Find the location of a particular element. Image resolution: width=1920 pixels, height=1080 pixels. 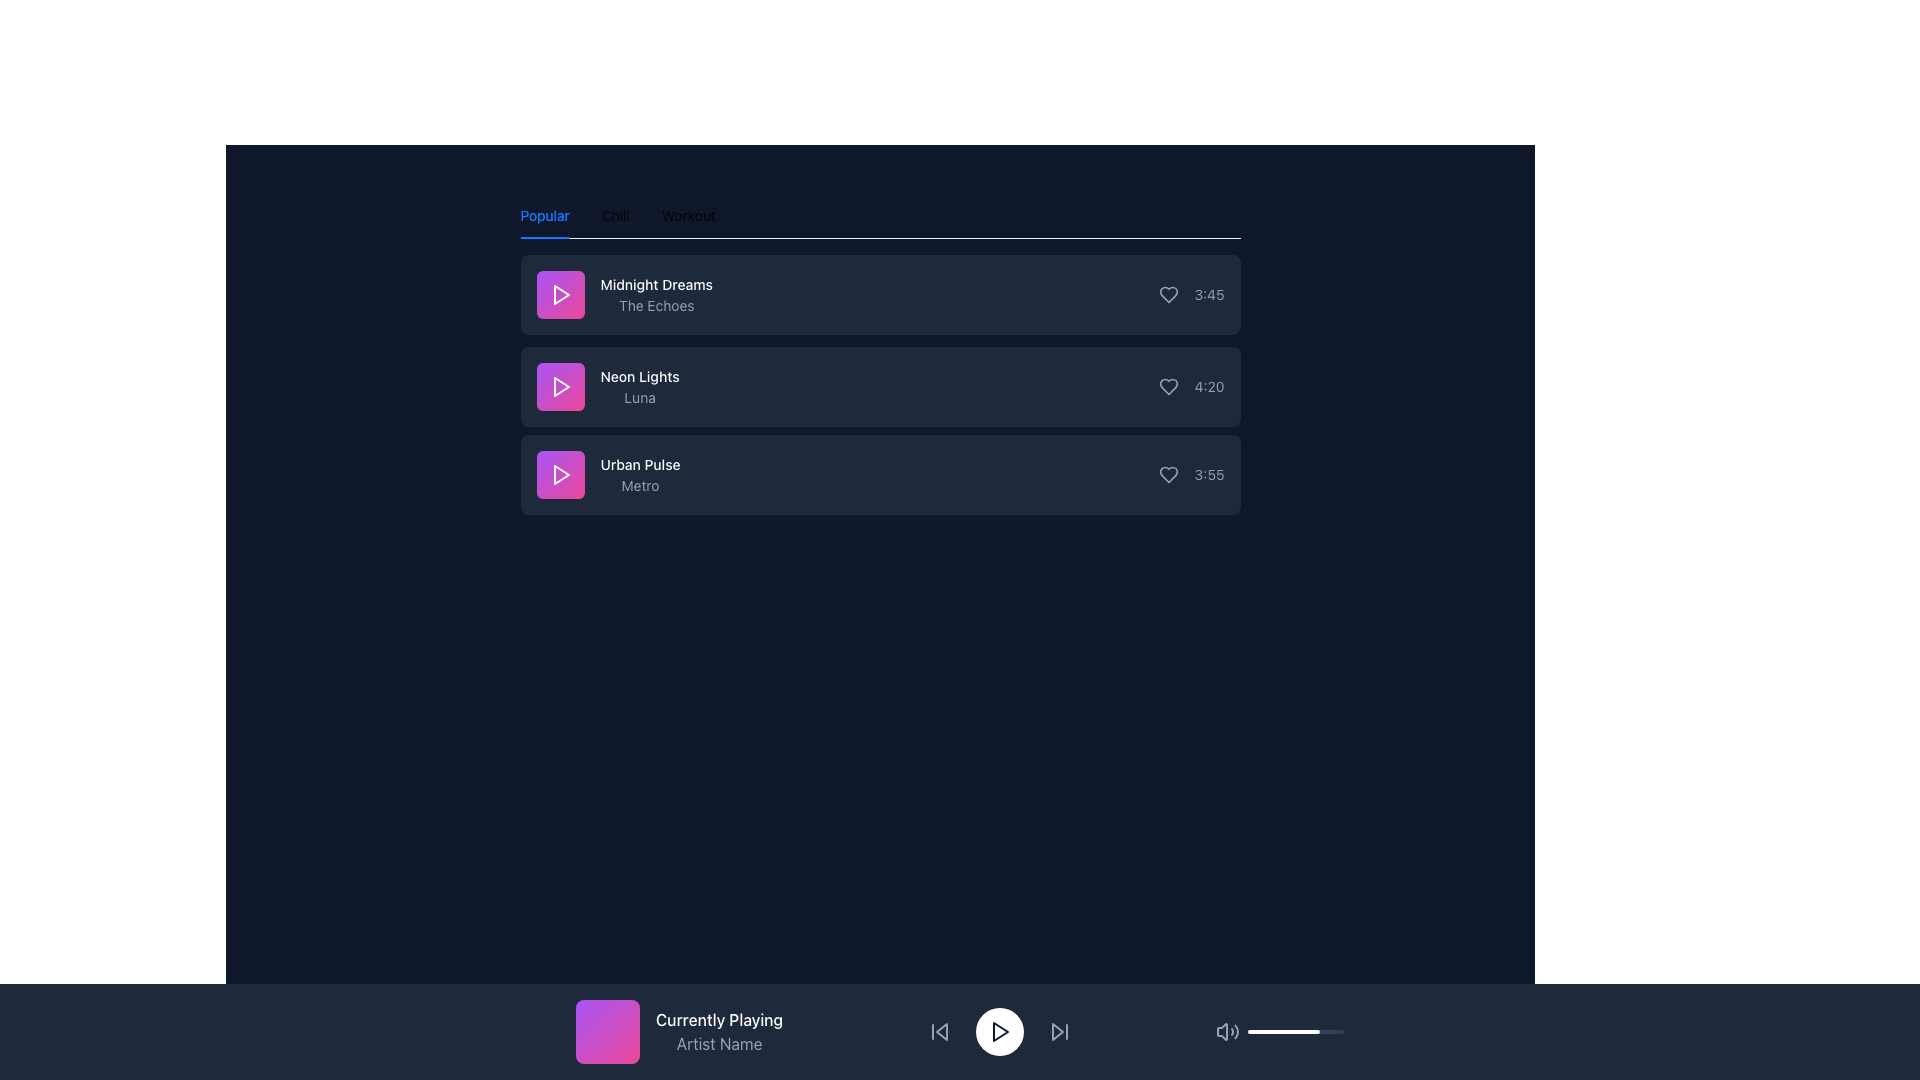

the Text label indicating the name of a song or item, which is the primary title text above 'Luna' in the second item of the vertical list under the 'Popular' tab is located at coordinates (640, 377).